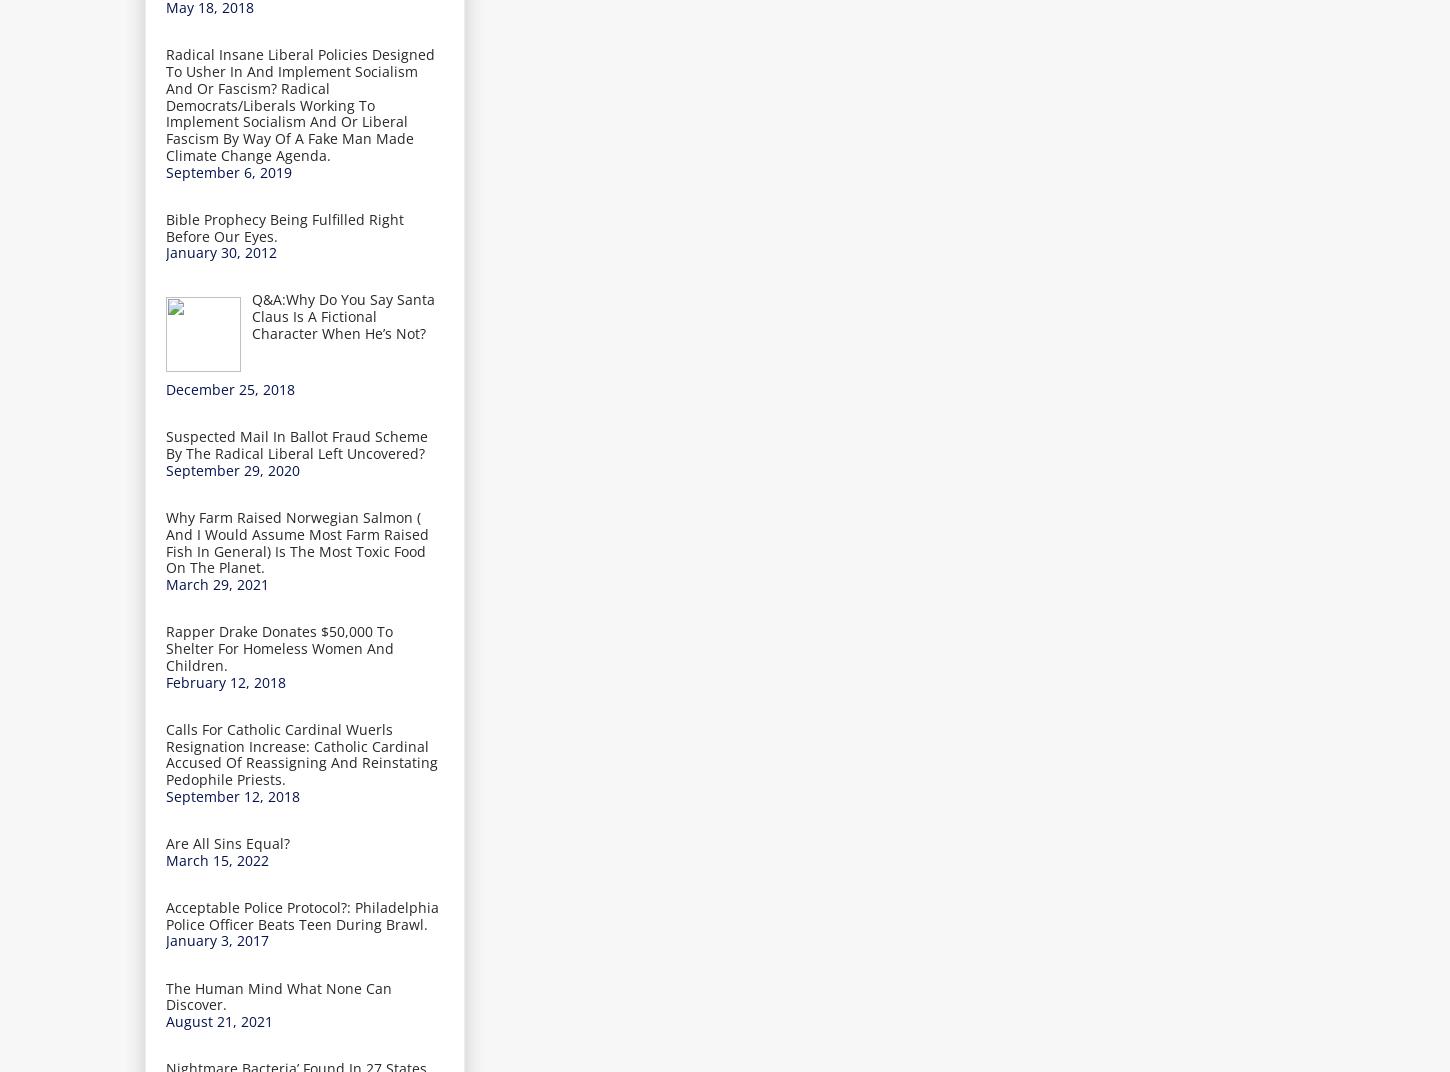 This screenshot has height=1072, width=1450. What do you see at coordinates (216, 583) in the screenshot?
I see `'March 29, 2021'` at bounding box center [216, 583].